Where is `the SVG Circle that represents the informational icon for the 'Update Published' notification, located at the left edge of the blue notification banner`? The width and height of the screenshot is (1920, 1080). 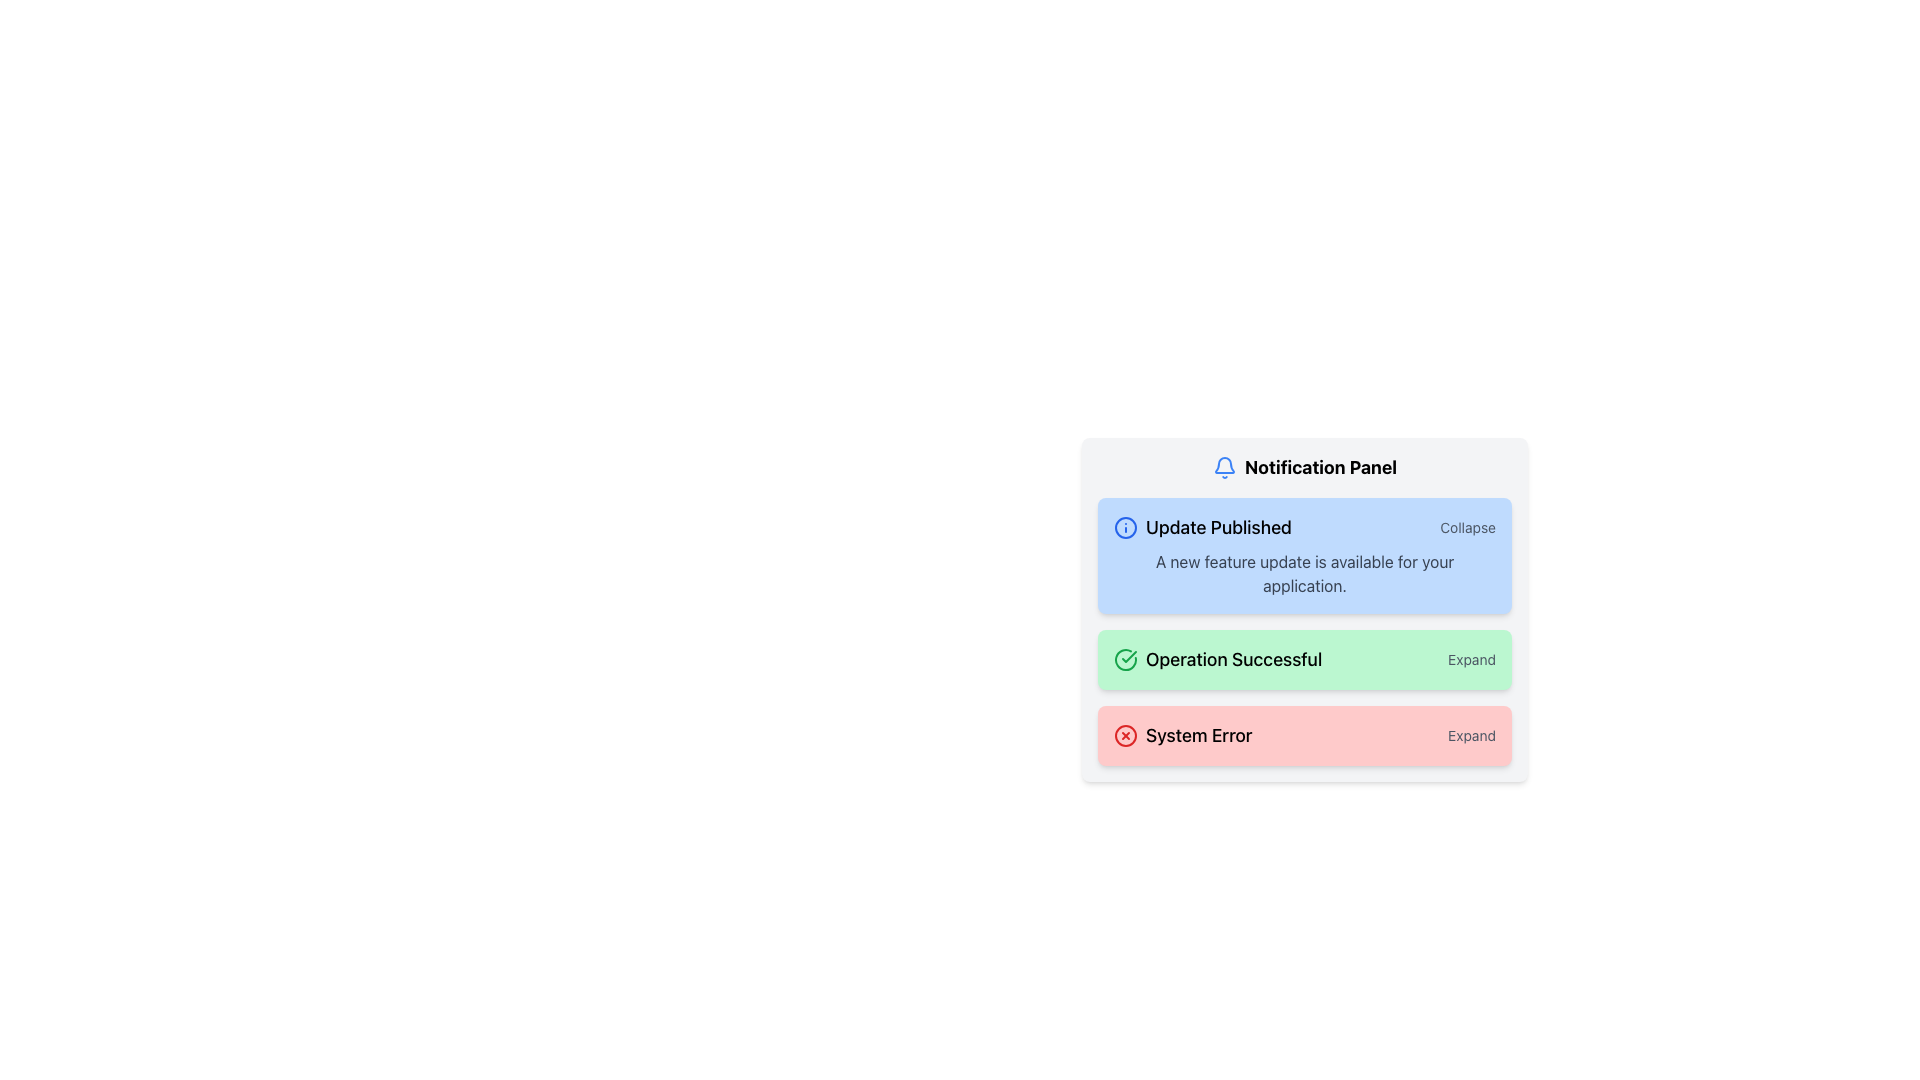
the SVG Circle that represents the informational icon for the 'Update Published' notification, located at the left edge of the blue notification banner is located at coordinates (1126, 527).